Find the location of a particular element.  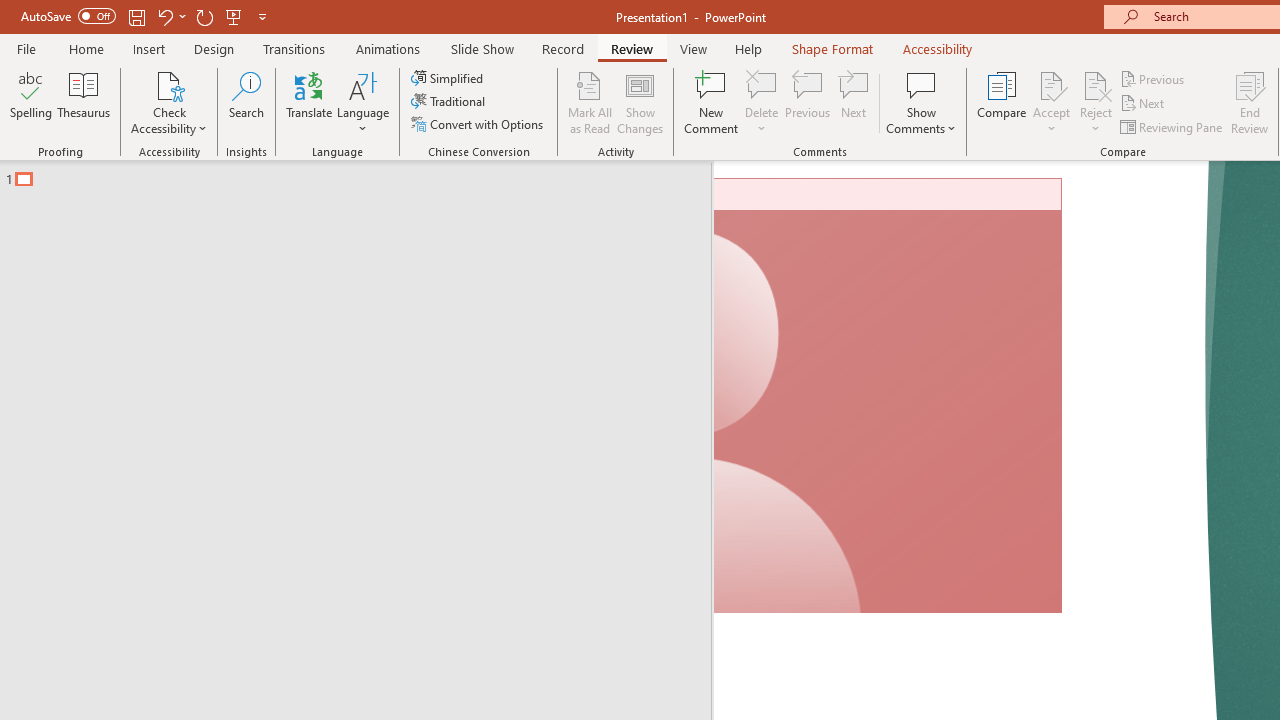

'Previous' is located at coordinates (1153, 78).